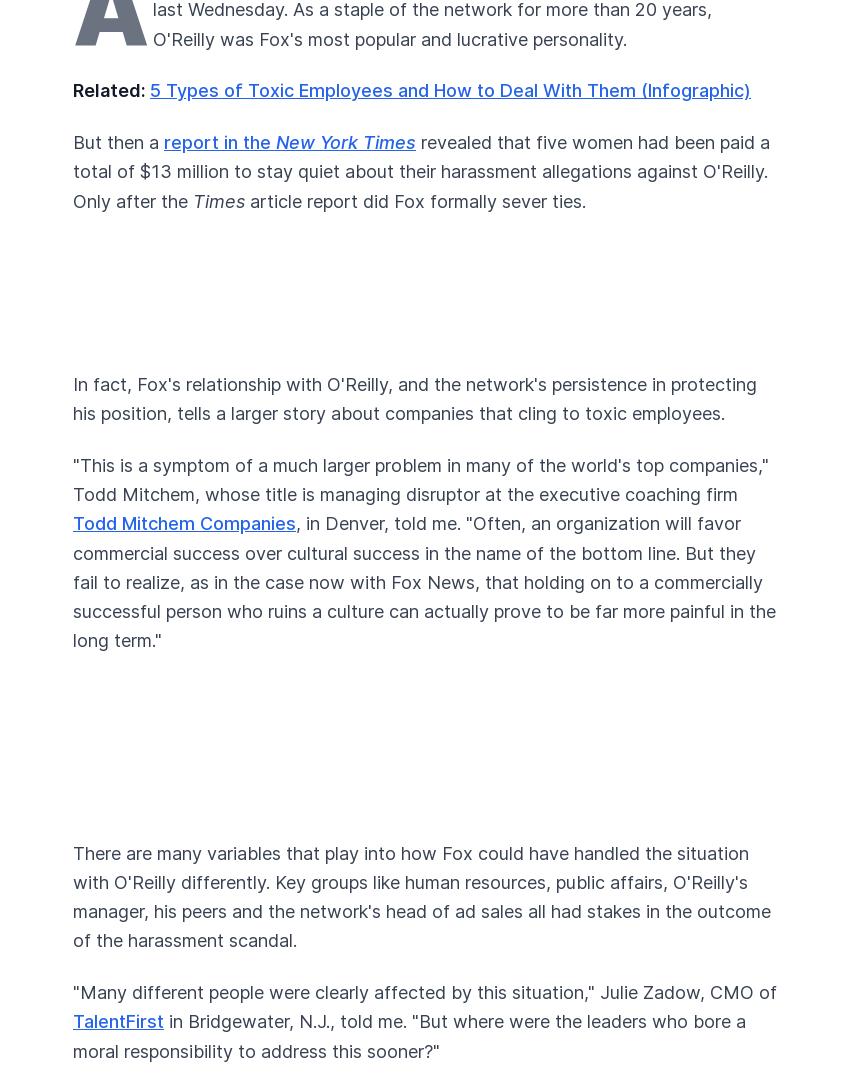 This screenshot has height=1073, width=850. What do you see at coordinates (73, 451) in the screenshot?
I see `'How Was Amazon's Pre-Holiday Prime Day? Here's What We Can Learn From the Sales Event'` at bounding box center [73, 451].